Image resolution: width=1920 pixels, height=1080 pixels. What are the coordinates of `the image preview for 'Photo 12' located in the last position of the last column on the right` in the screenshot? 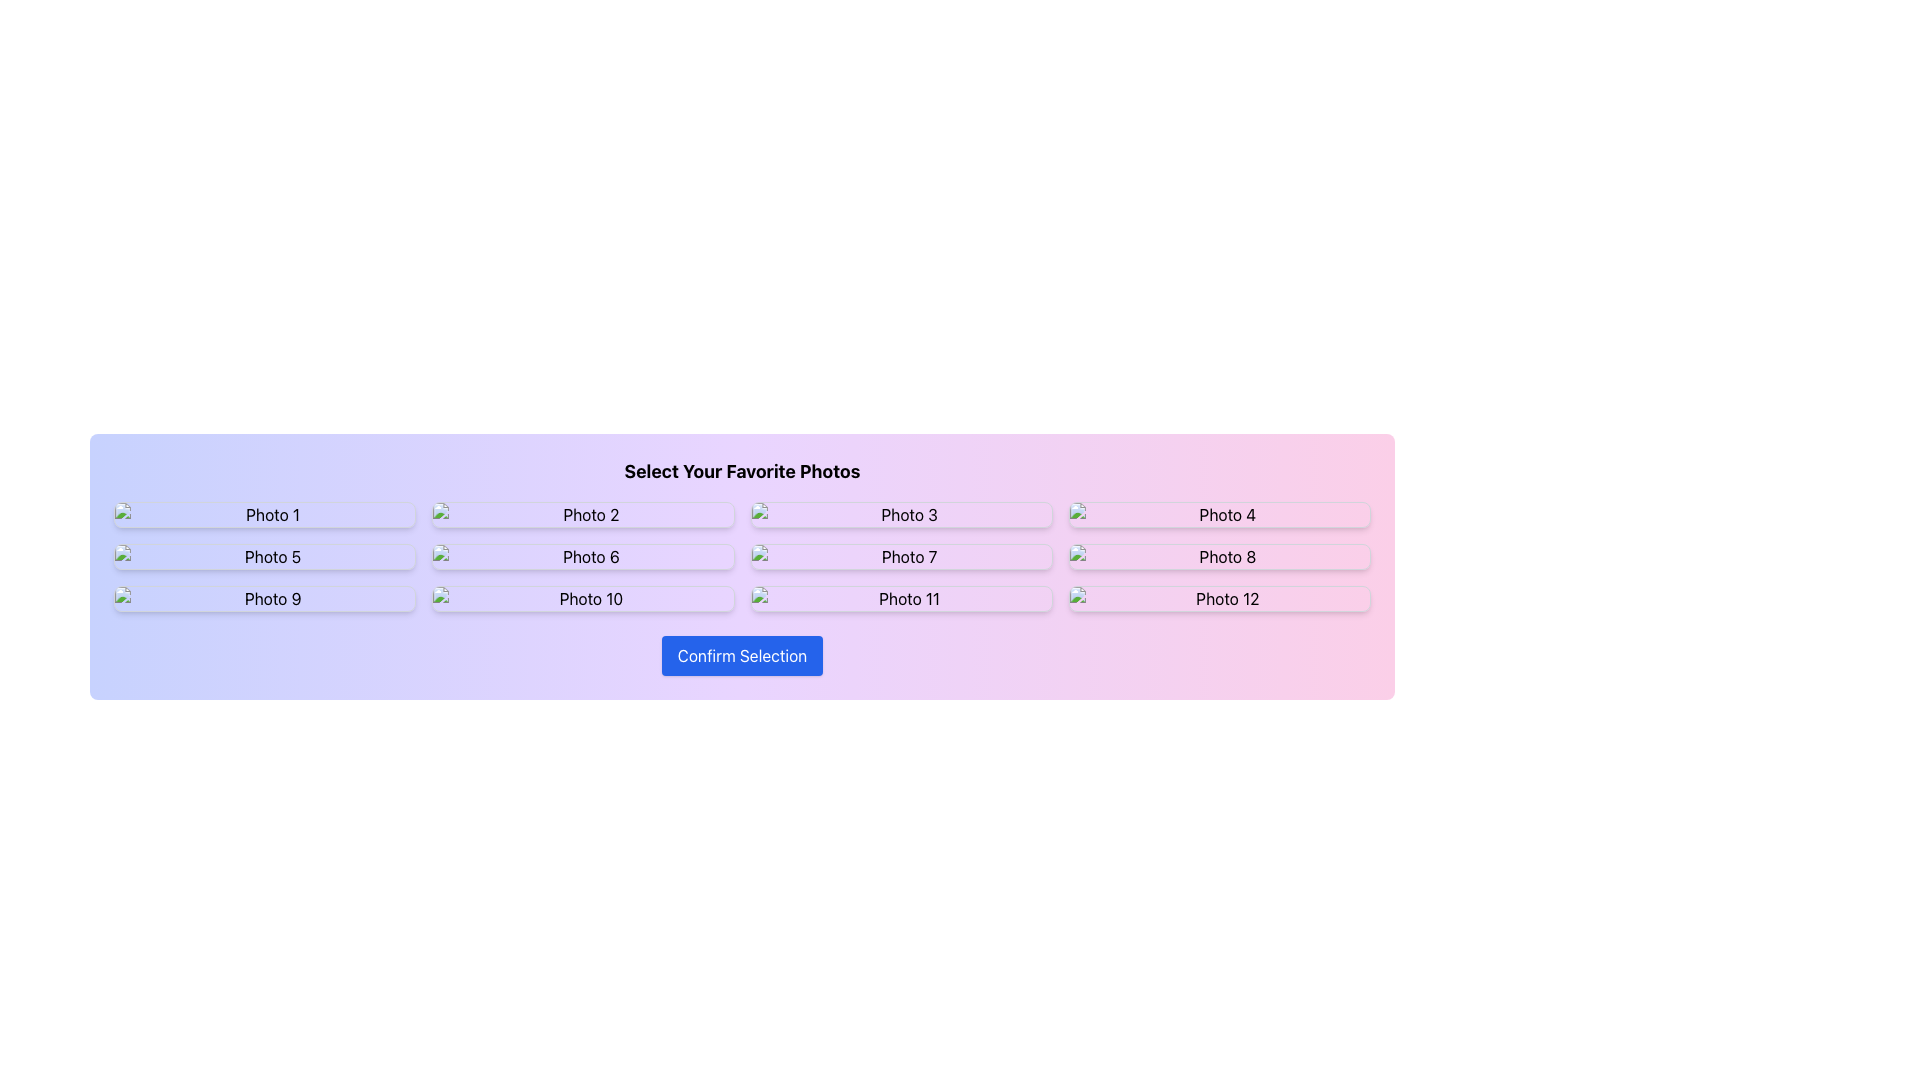 It's located at (1218, 597).